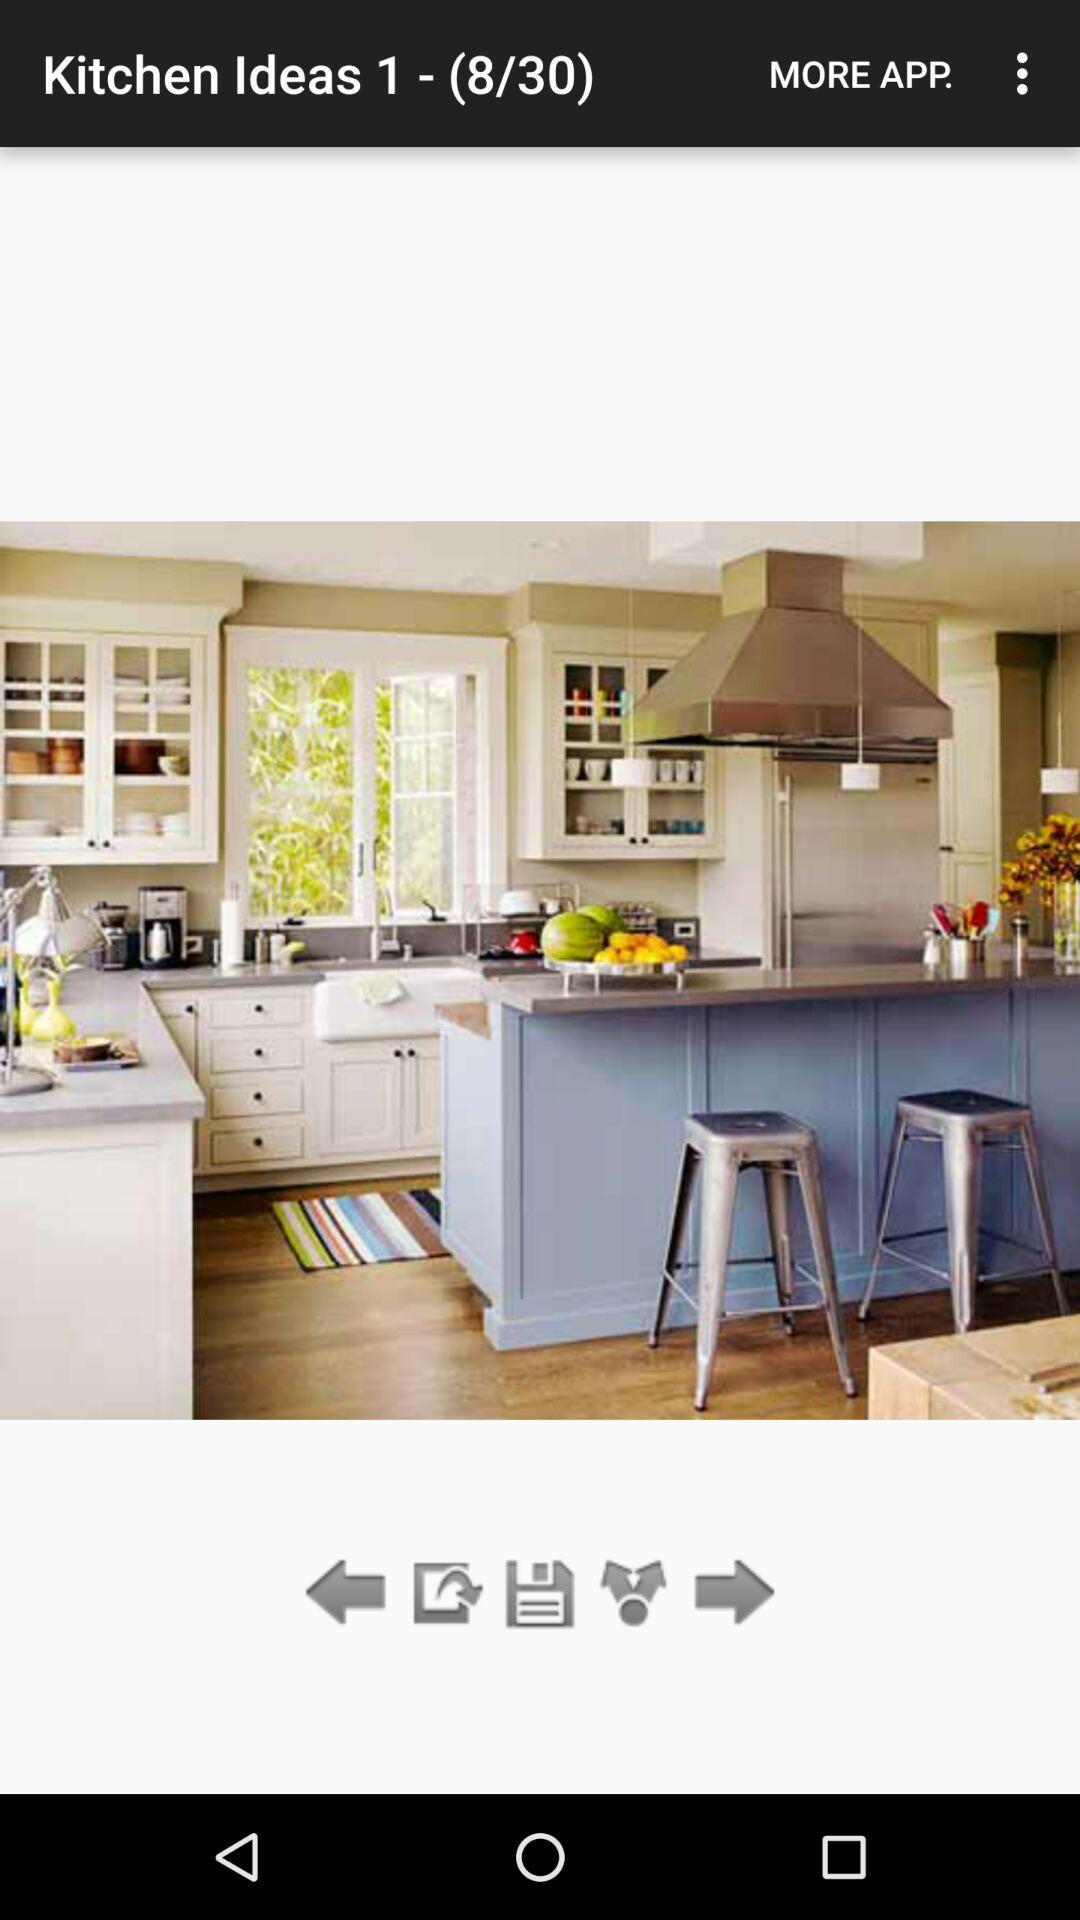 The height and width of the screenshot is (1920, 1080). What do you see at coordinates (350, 1593) in the screenshot?
I see `the arrow_backward icon` at bounding box center [350, 1593].